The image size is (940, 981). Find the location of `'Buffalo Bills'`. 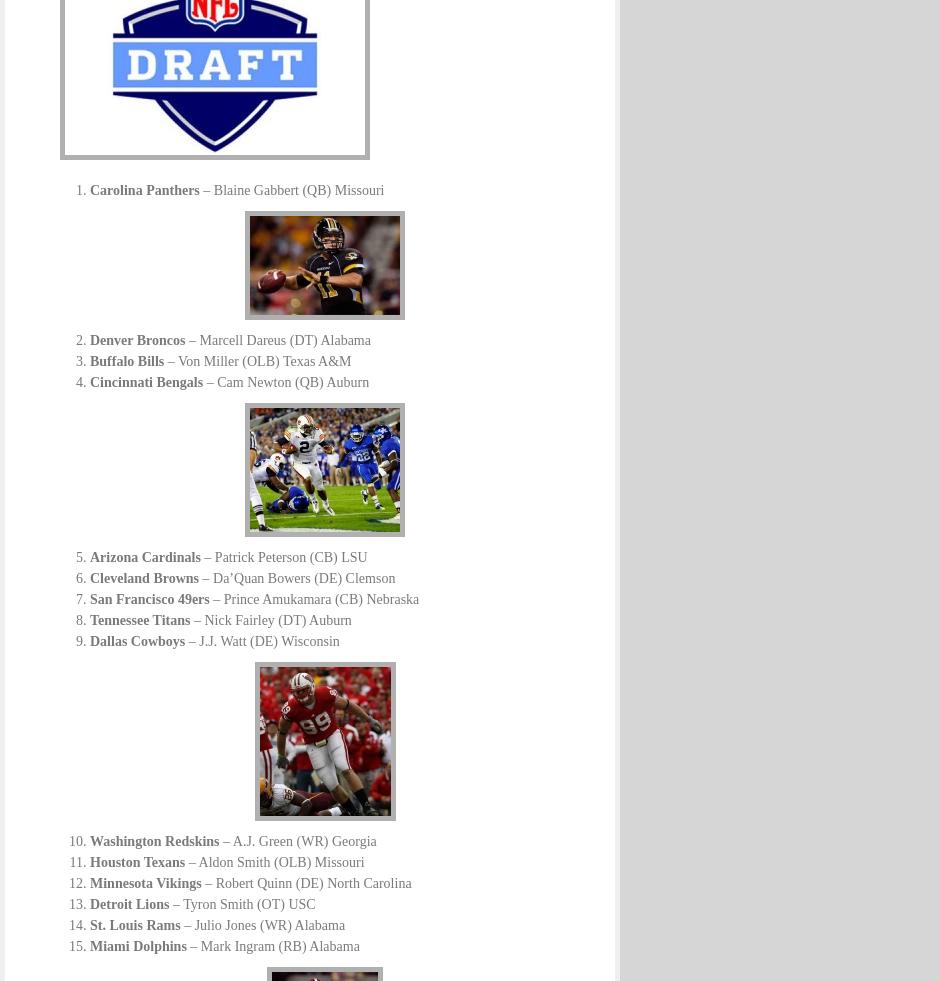

'Buffalo Bills' is located at coordinates (125, 360).